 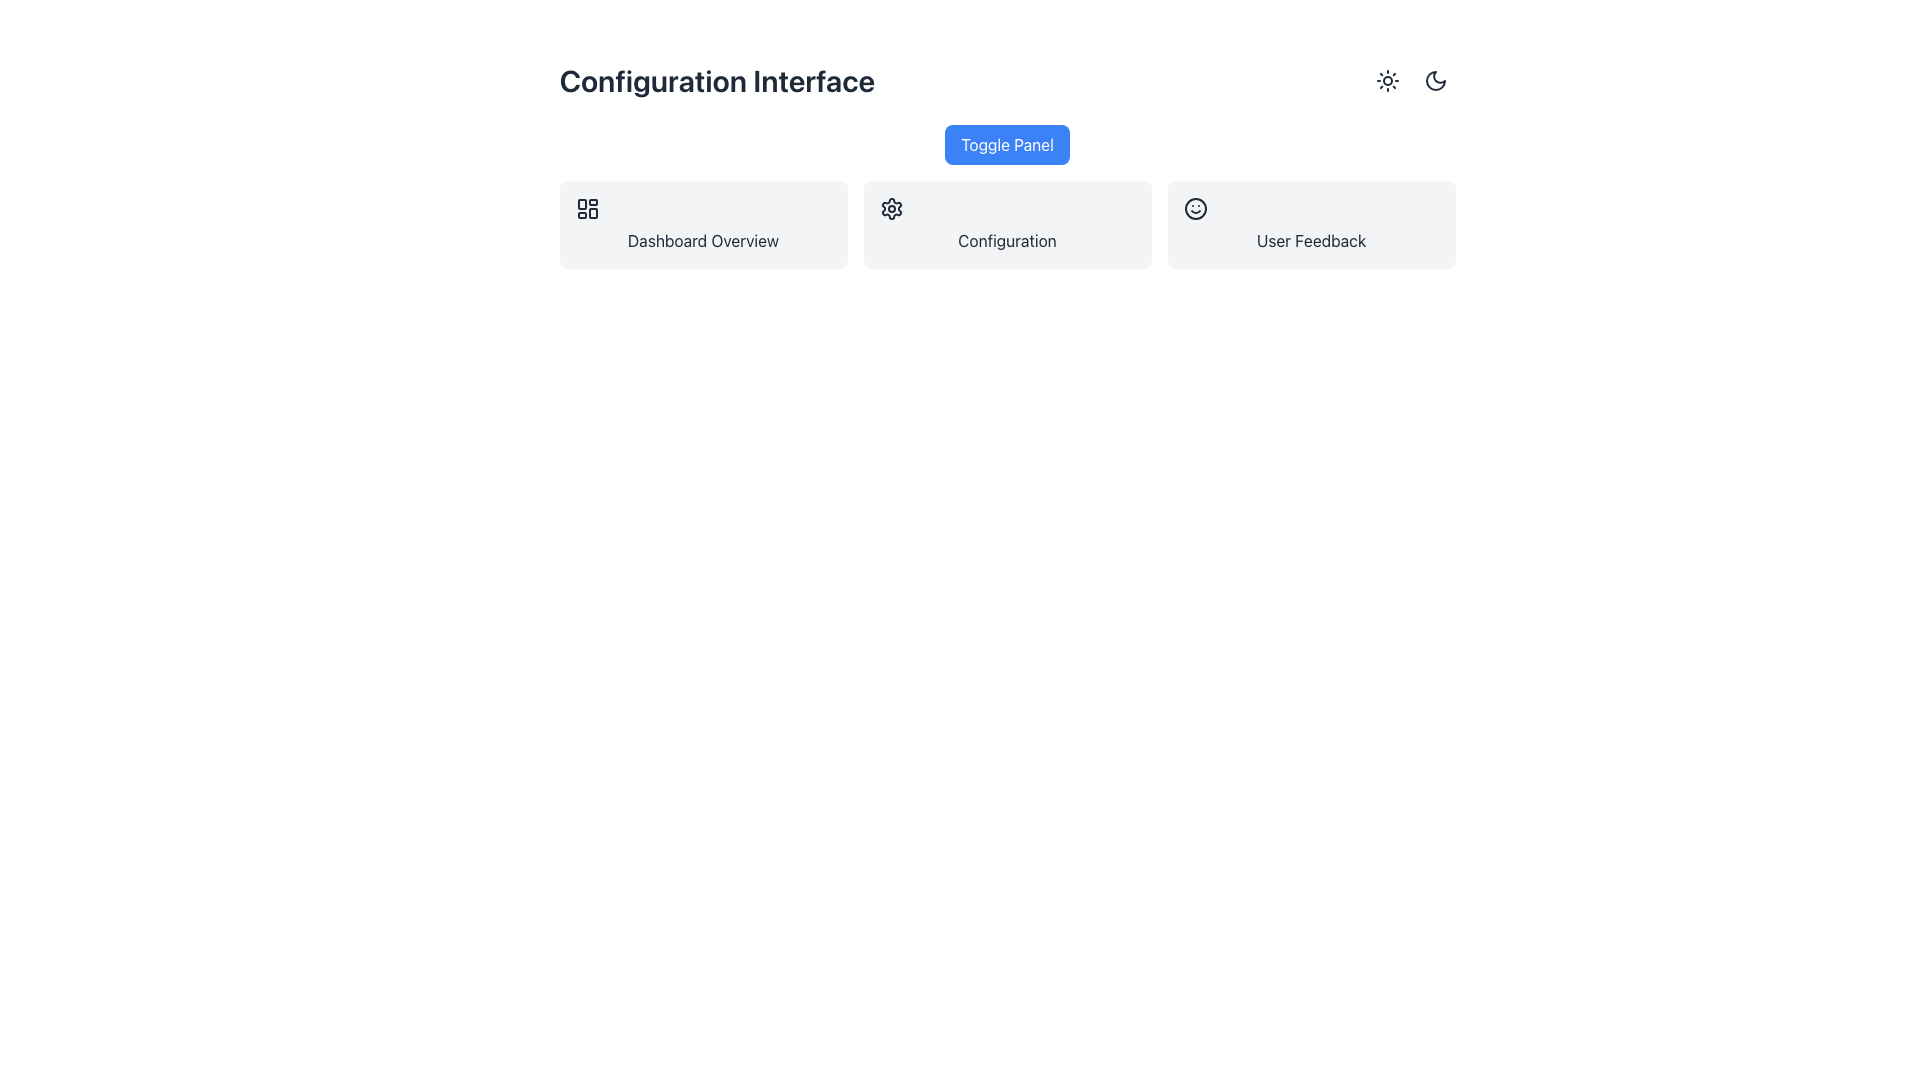 What do you see at coordinates (580, 204) in the screenshot?
I see `the top-left rectangle of the dashboard icon within the 'Dashboard Overview' button, which is the first button among three similar cards` at bounding box center [580, 204].